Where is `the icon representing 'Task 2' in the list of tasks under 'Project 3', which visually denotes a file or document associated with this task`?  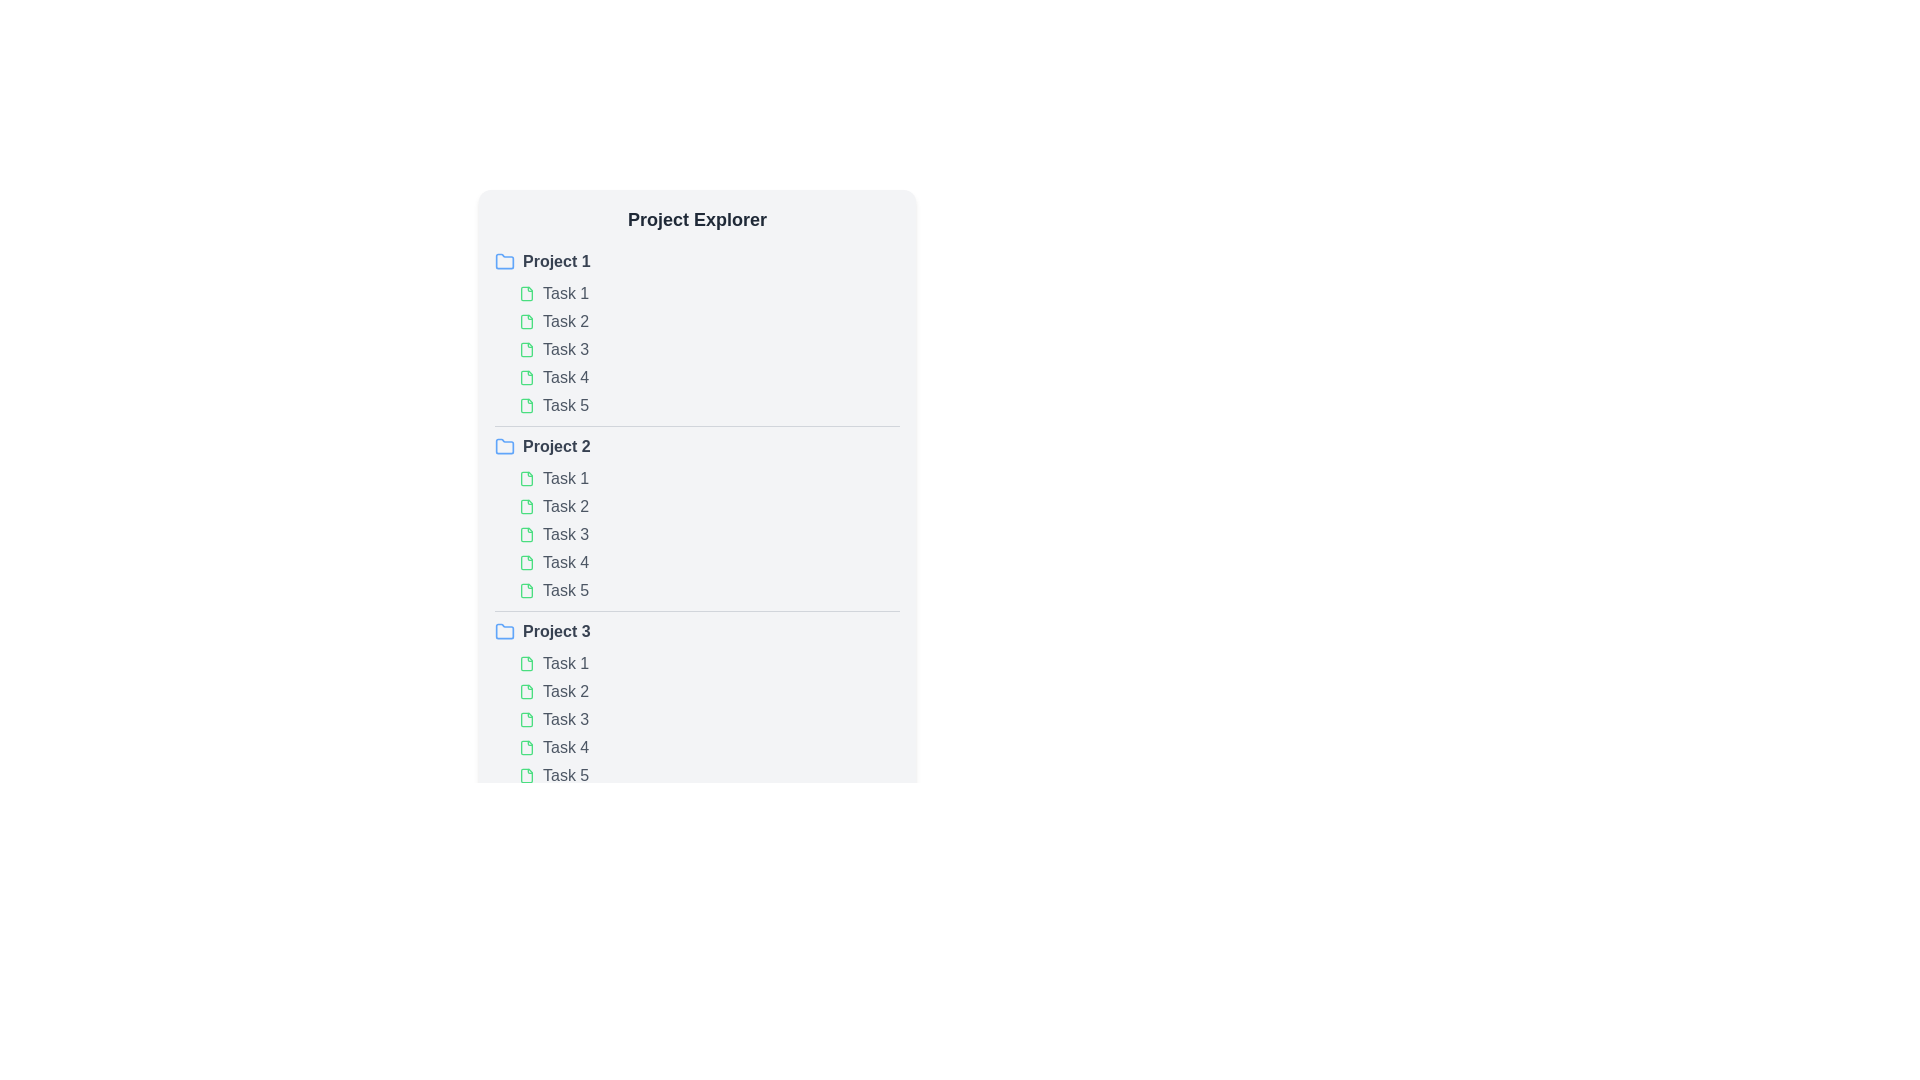 the icon representing 'Task 2' in the list of tasks under 'Project 3', which visually denotes a file or document associated with this task is located at coordinates (527, 690).